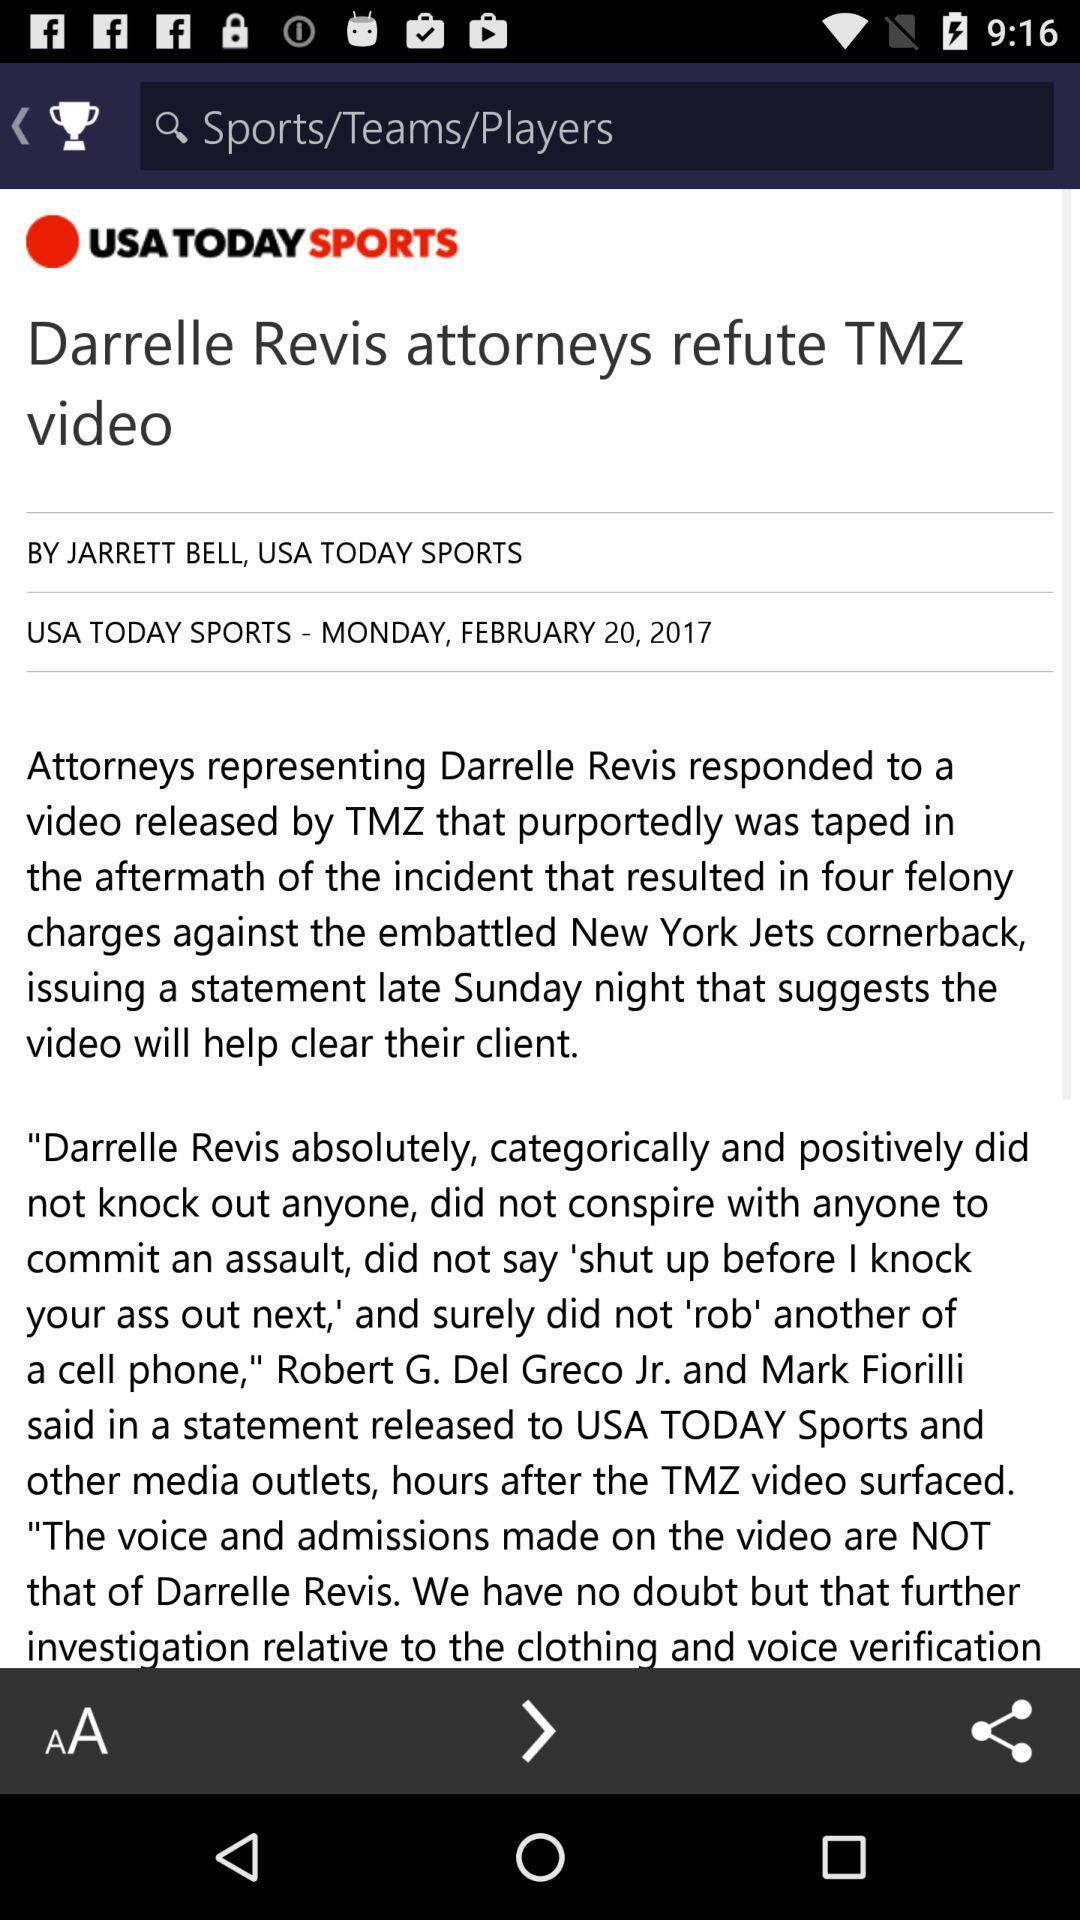  I want to click on the the 11 second icon, so click(540, 1787).